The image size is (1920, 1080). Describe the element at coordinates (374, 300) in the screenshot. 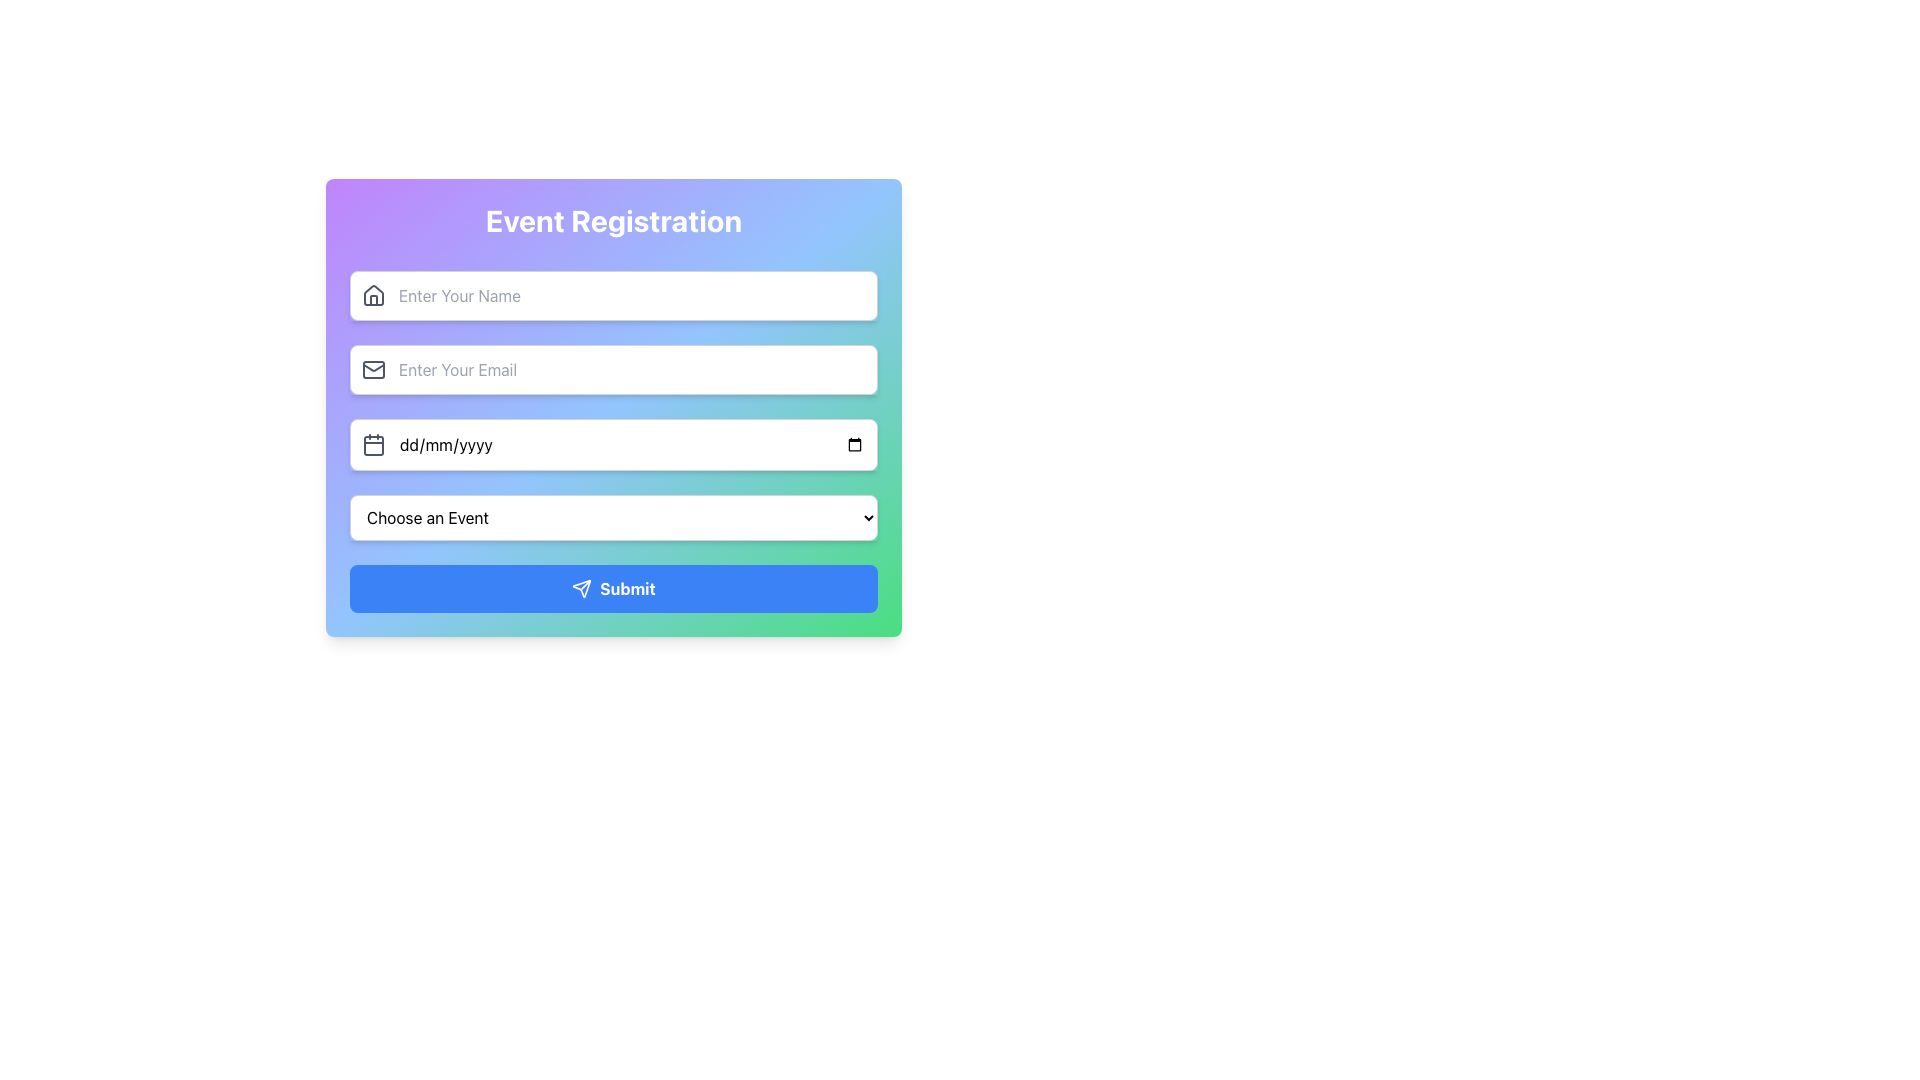

I see `the vertical line-like stroke of the house icon located to the left of the 'Enter Your Name' input field on the Event Registration form` at that location.